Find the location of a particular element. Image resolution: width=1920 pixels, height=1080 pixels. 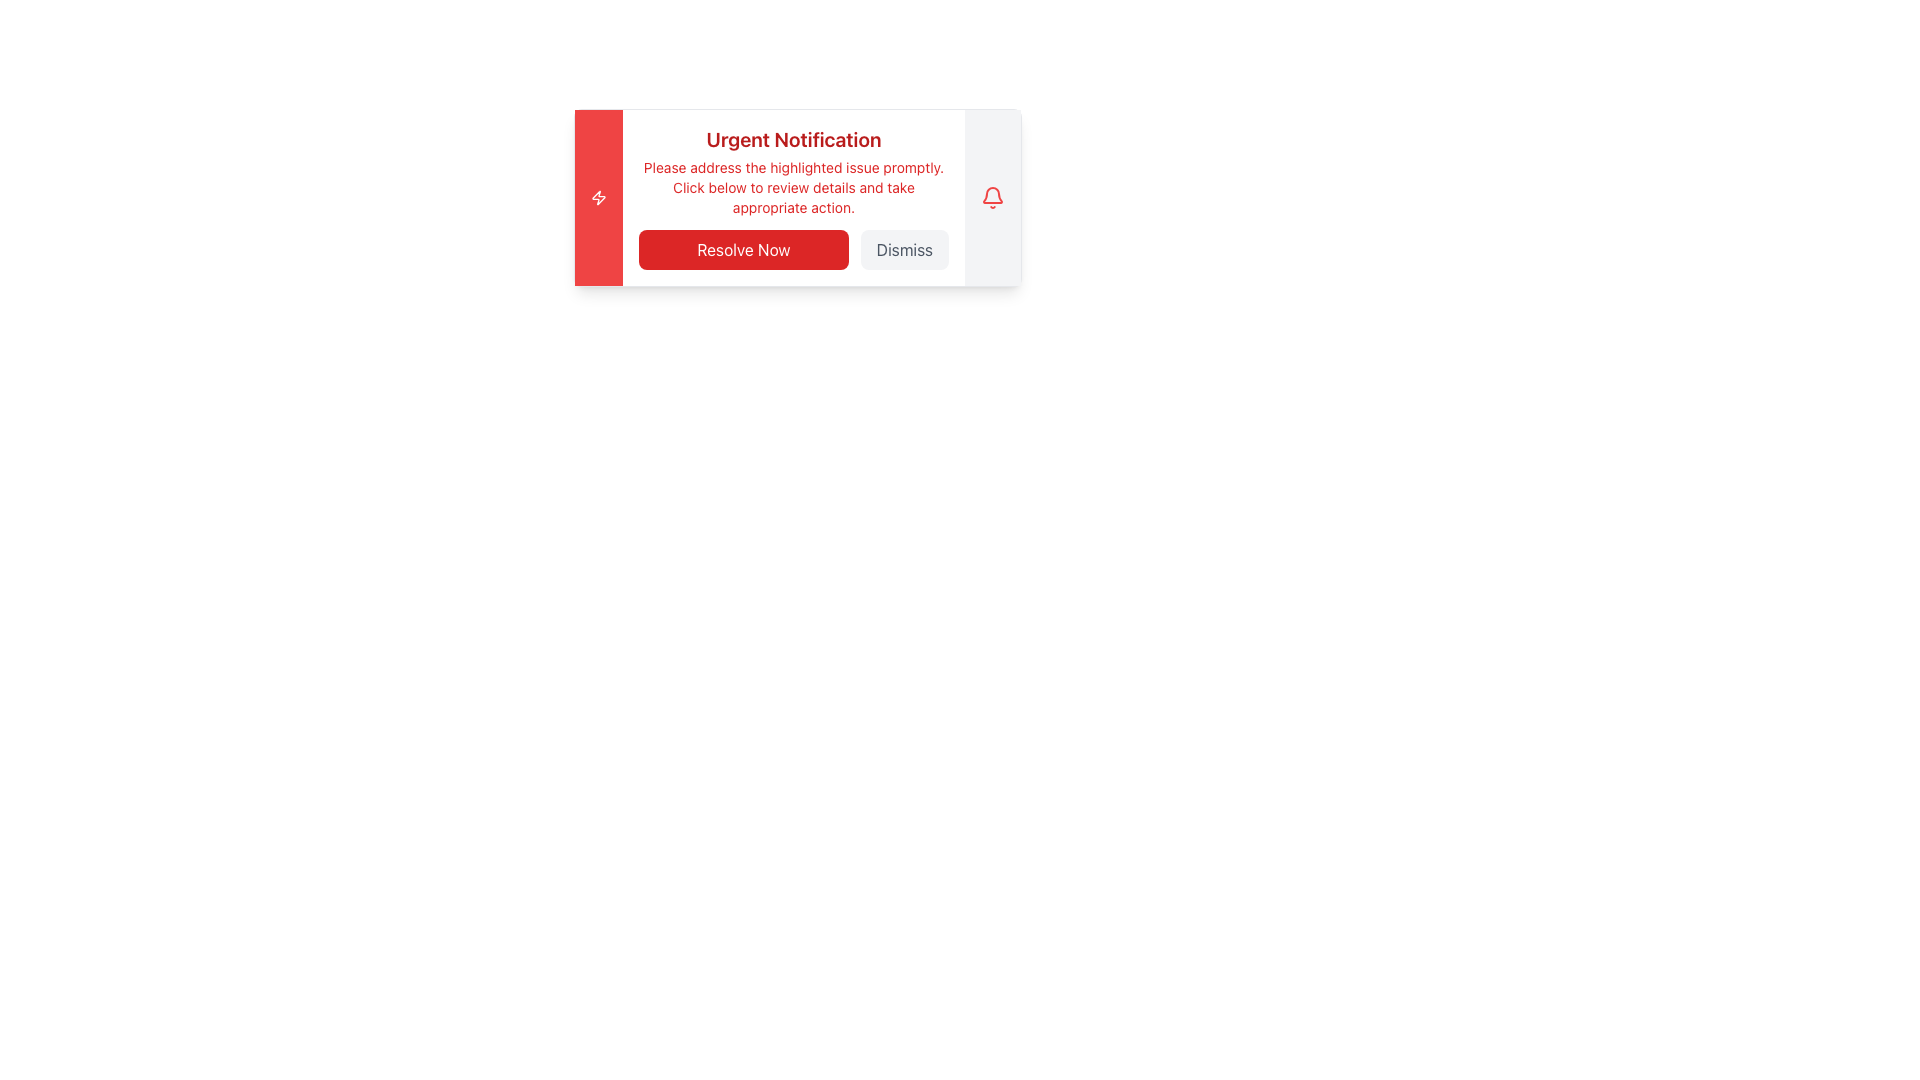

the 'Resolve Now' button, which is prominently displayed in white text on a red background is located at coordinates (792, 249).